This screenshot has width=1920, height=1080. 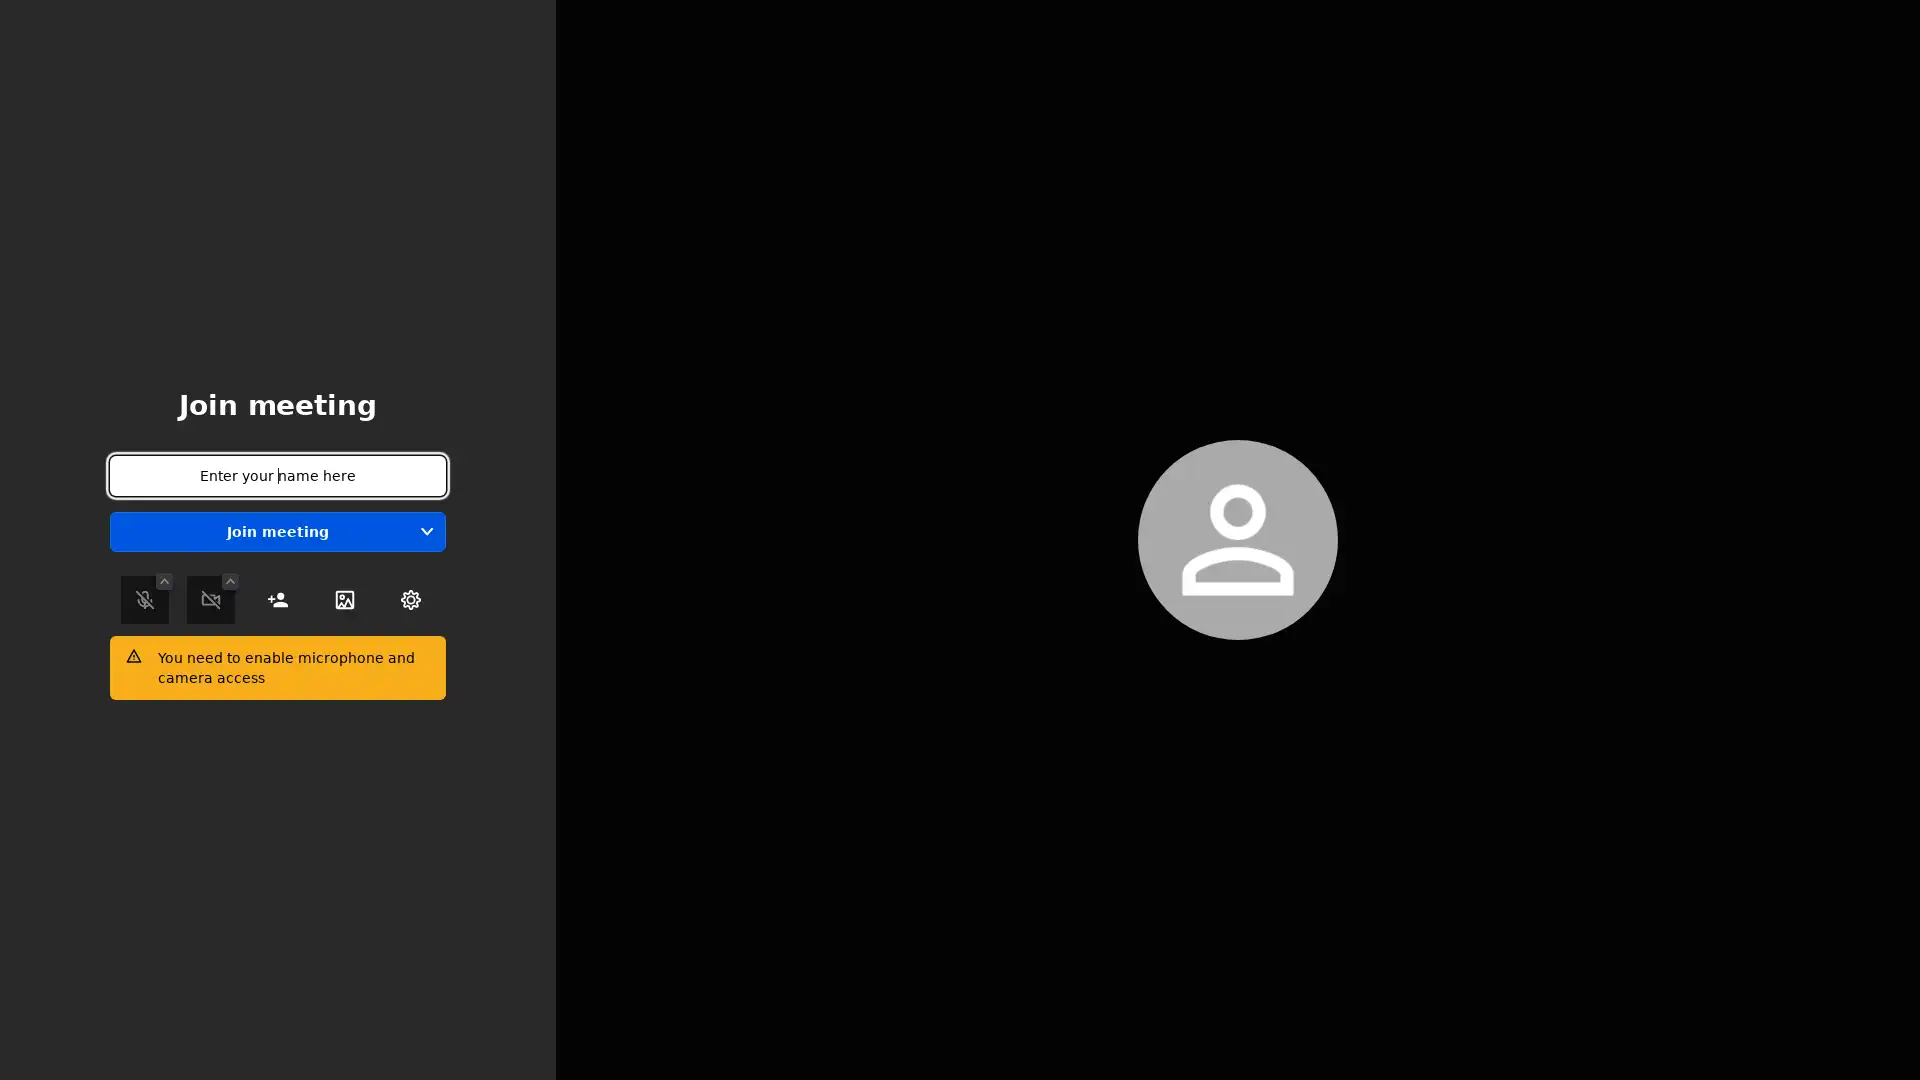 What do you see at coordinates (1760, 535) in the screenshot?
I see `Toggle filmstrip` at bounding box center [1760, 535].